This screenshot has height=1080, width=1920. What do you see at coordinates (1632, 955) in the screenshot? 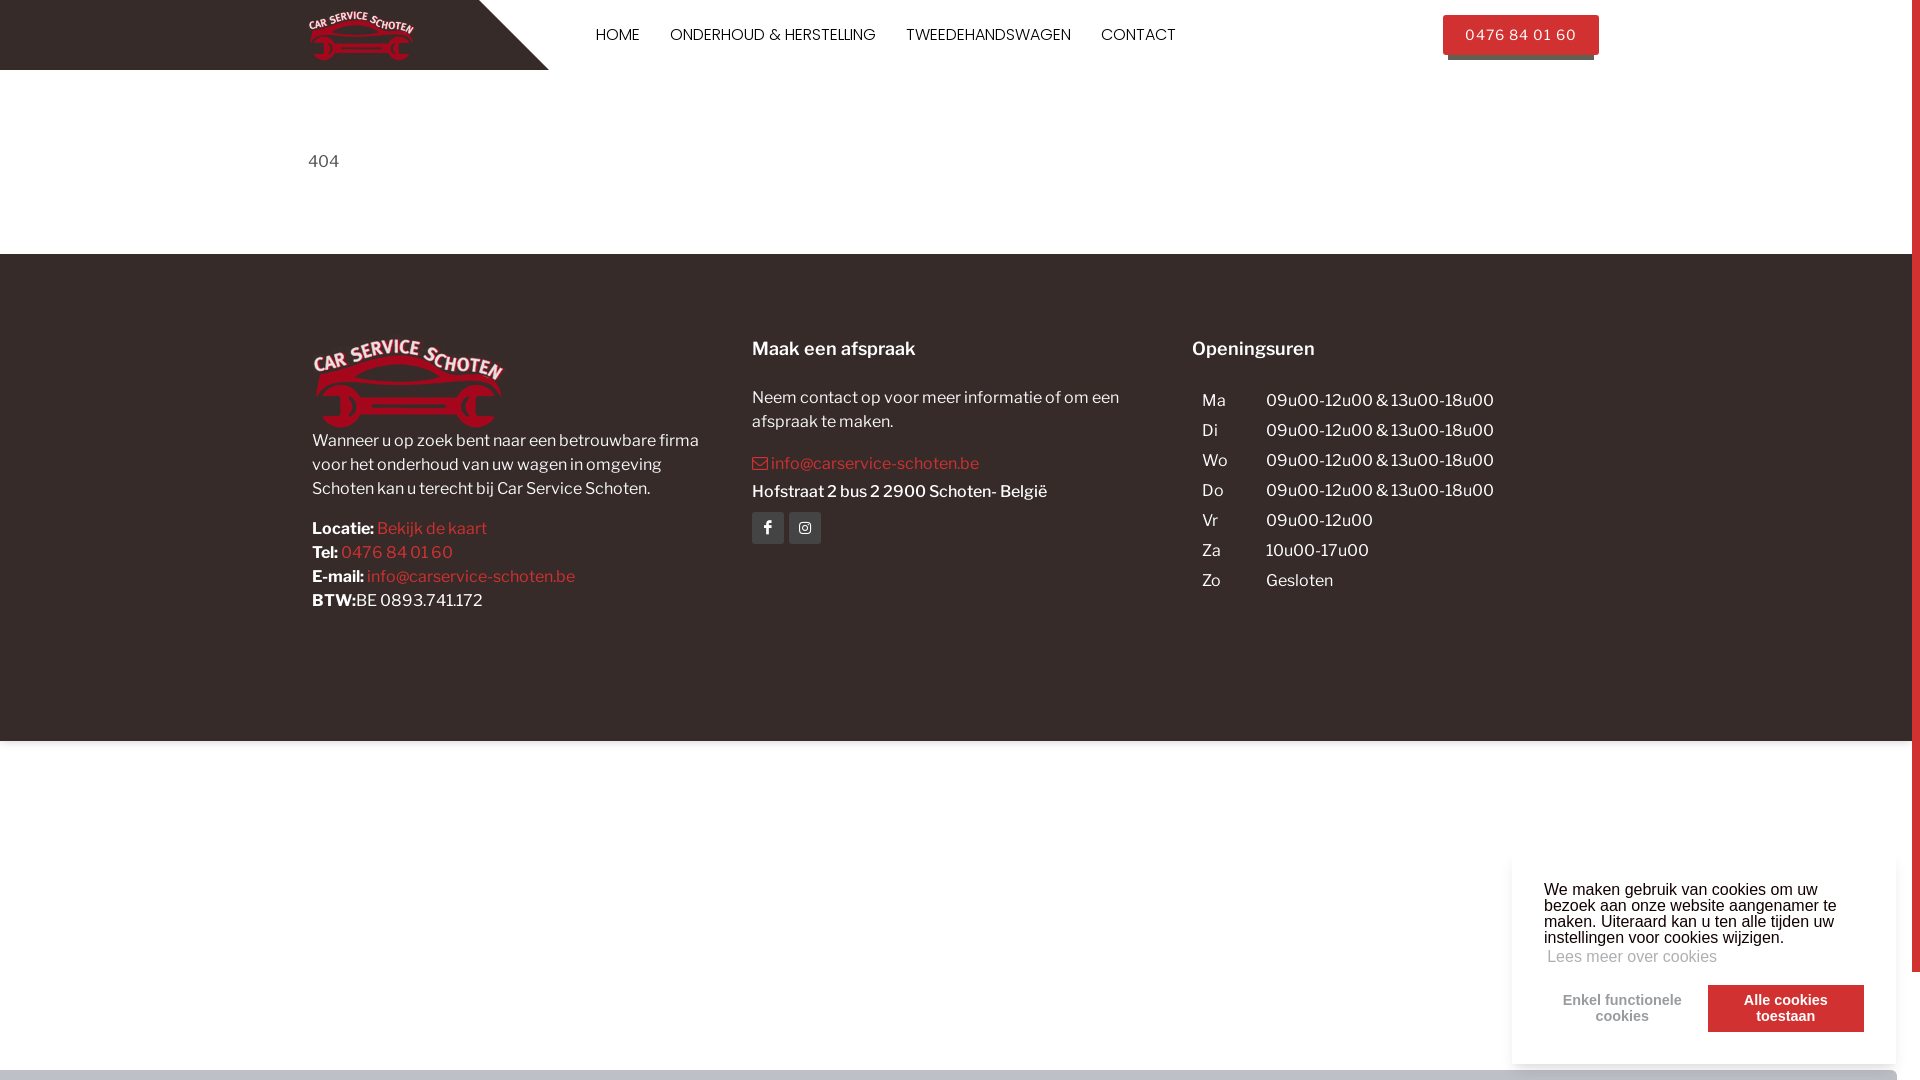
I see `'Lees meer over cookies'` at bounding box center [1632, 955].